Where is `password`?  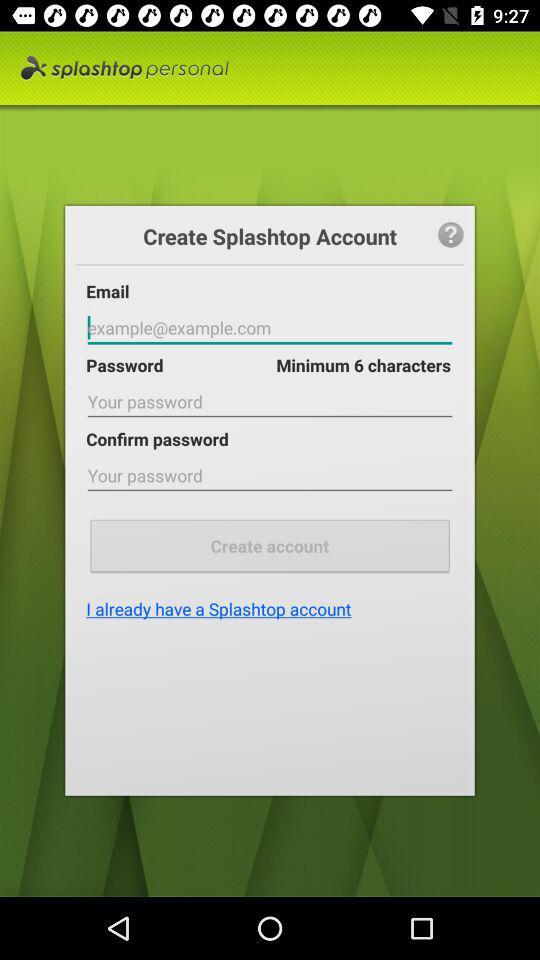 password is located at coordinates (270, 401).